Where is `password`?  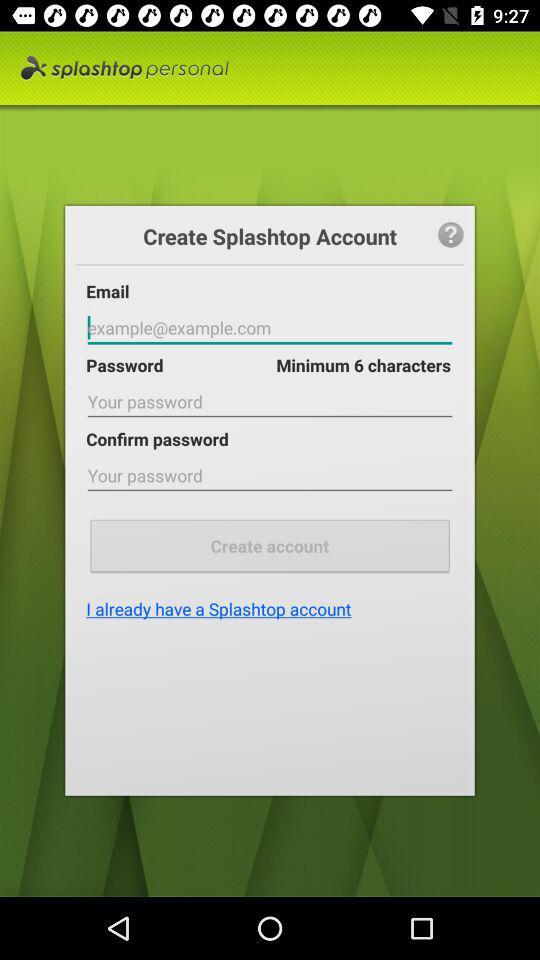 password is located at coordinates (270, 401).